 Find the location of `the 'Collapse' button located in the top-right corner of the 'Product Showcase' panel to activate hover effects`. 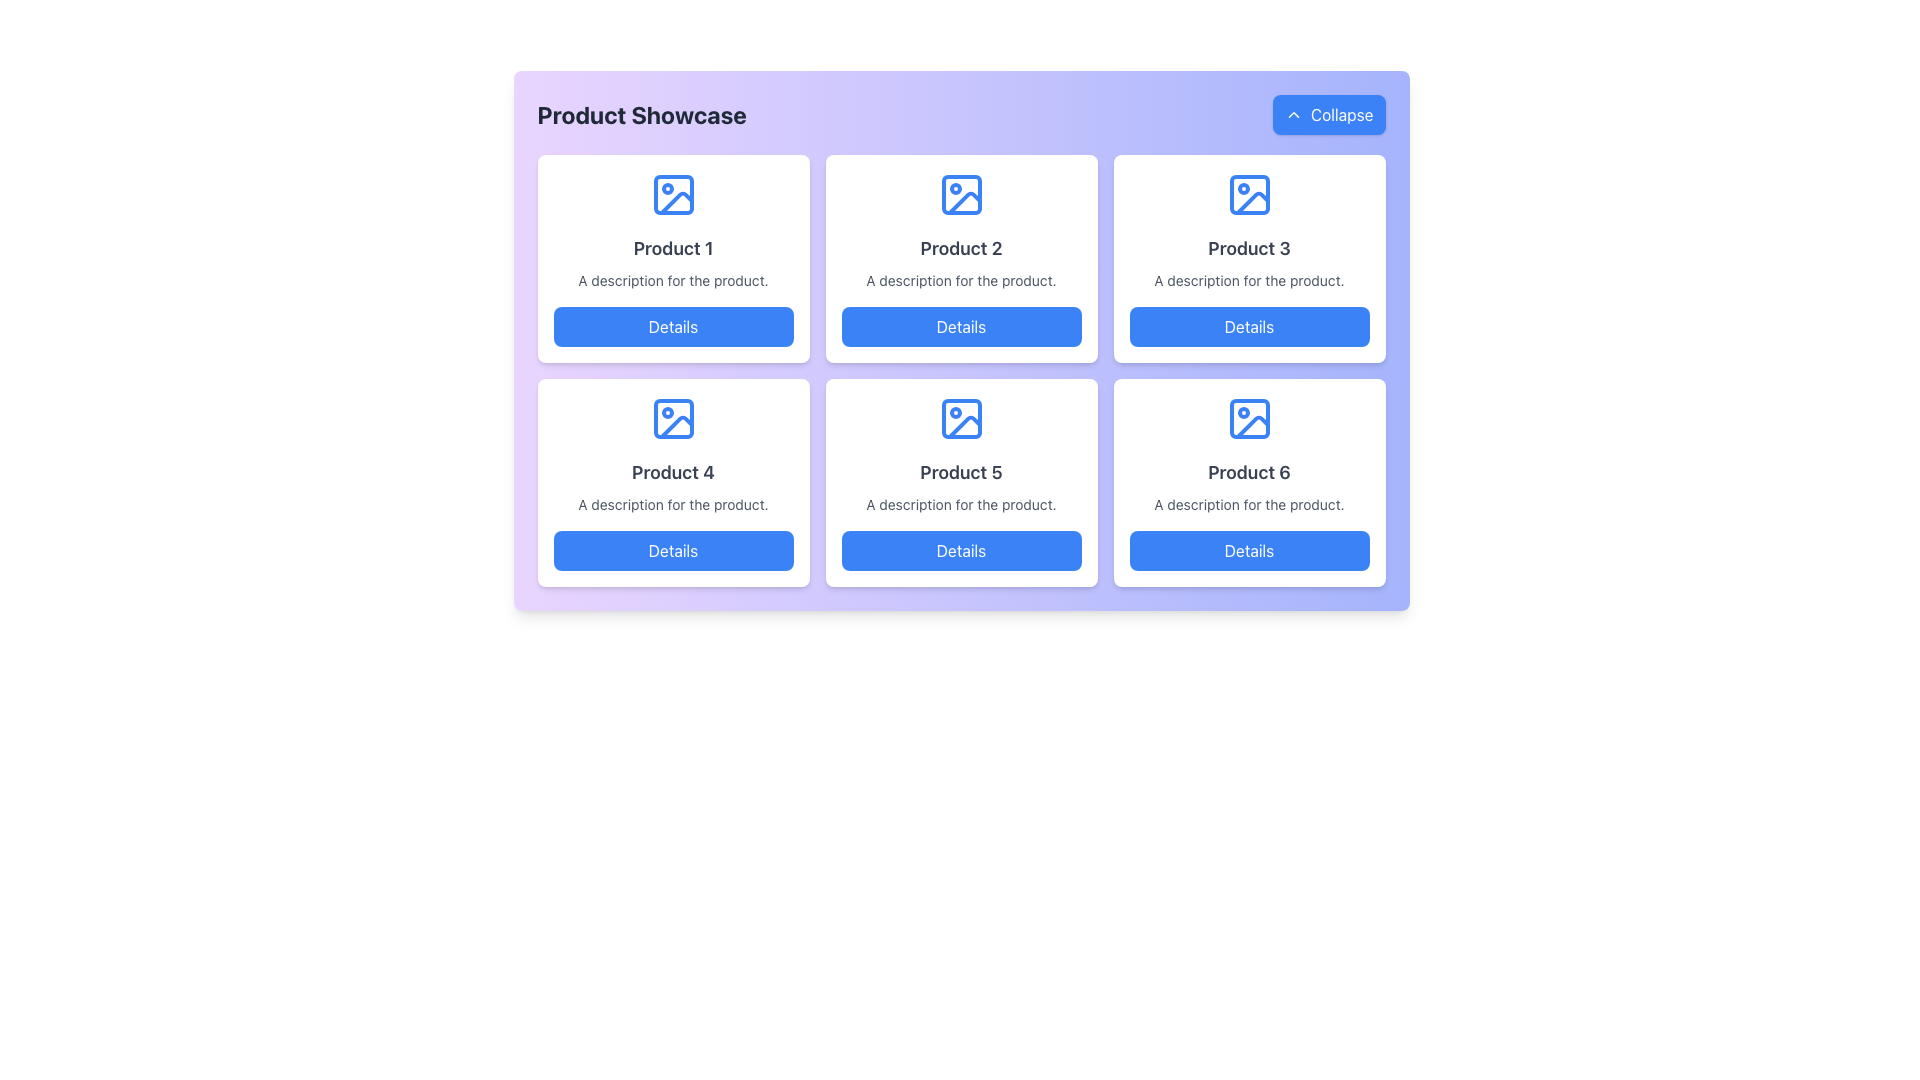

the 'Collapse' button located in the top-right corner of the 'Product Showcase' panel to activate hover effects is located at coordinates (1329, 115).